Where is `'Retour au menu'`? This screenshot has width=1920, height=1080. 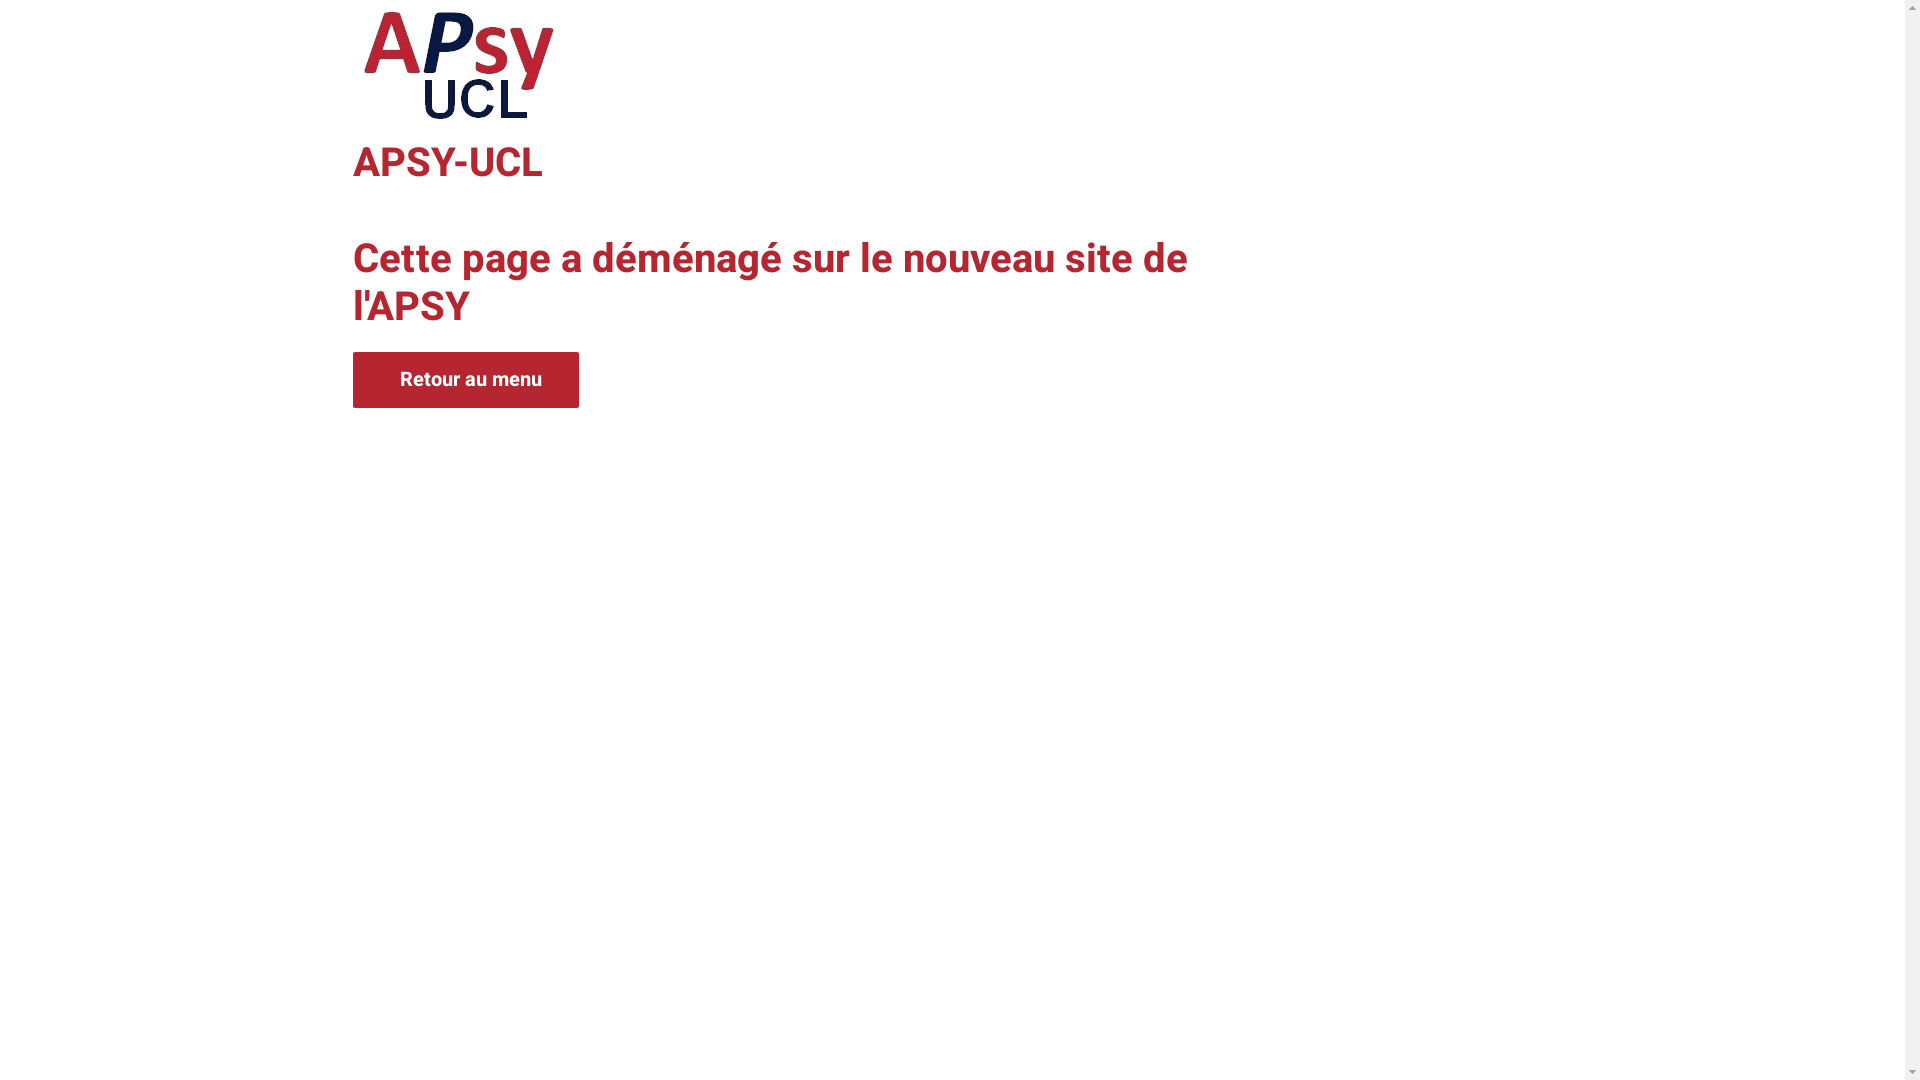
'Retour au menu' is located at coordinates (464, 380).